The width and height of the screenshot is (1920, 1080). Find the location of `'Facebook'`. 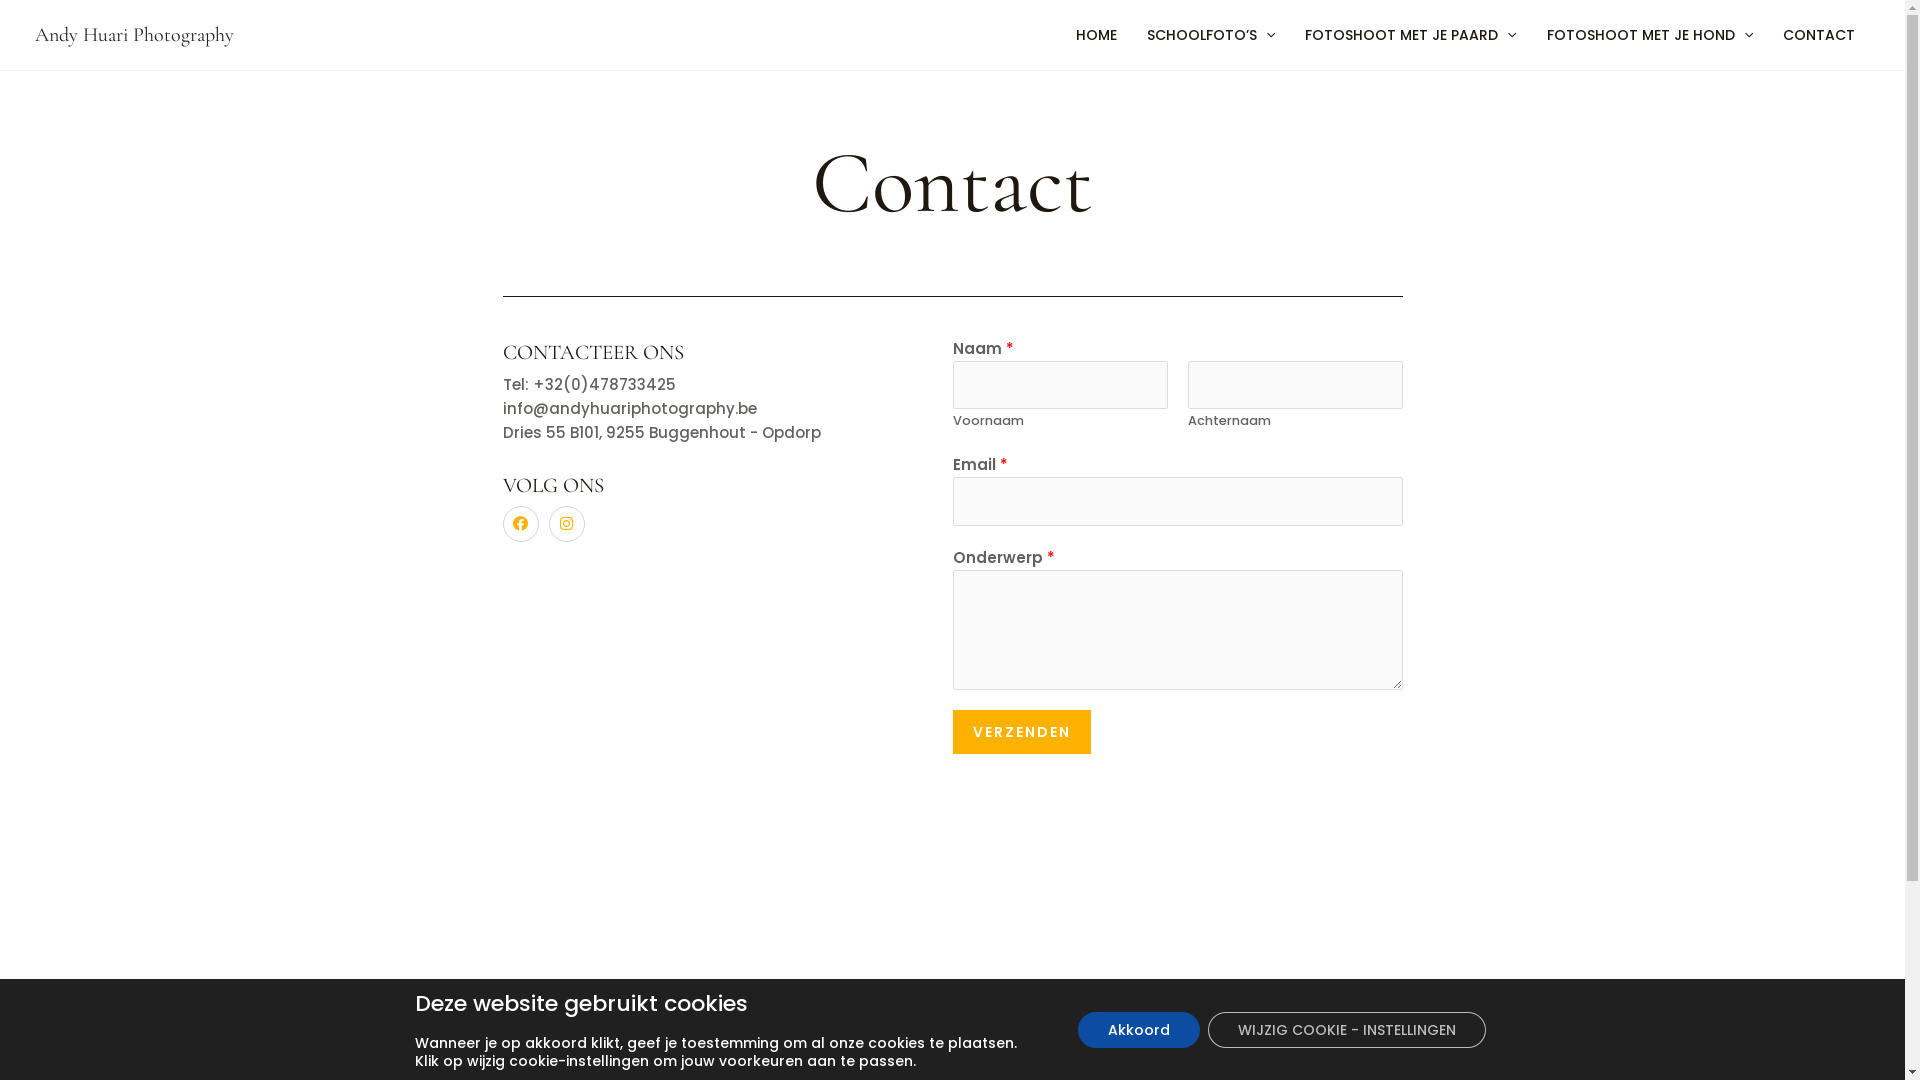

'Facebook' is located at coordinates (519, 523).